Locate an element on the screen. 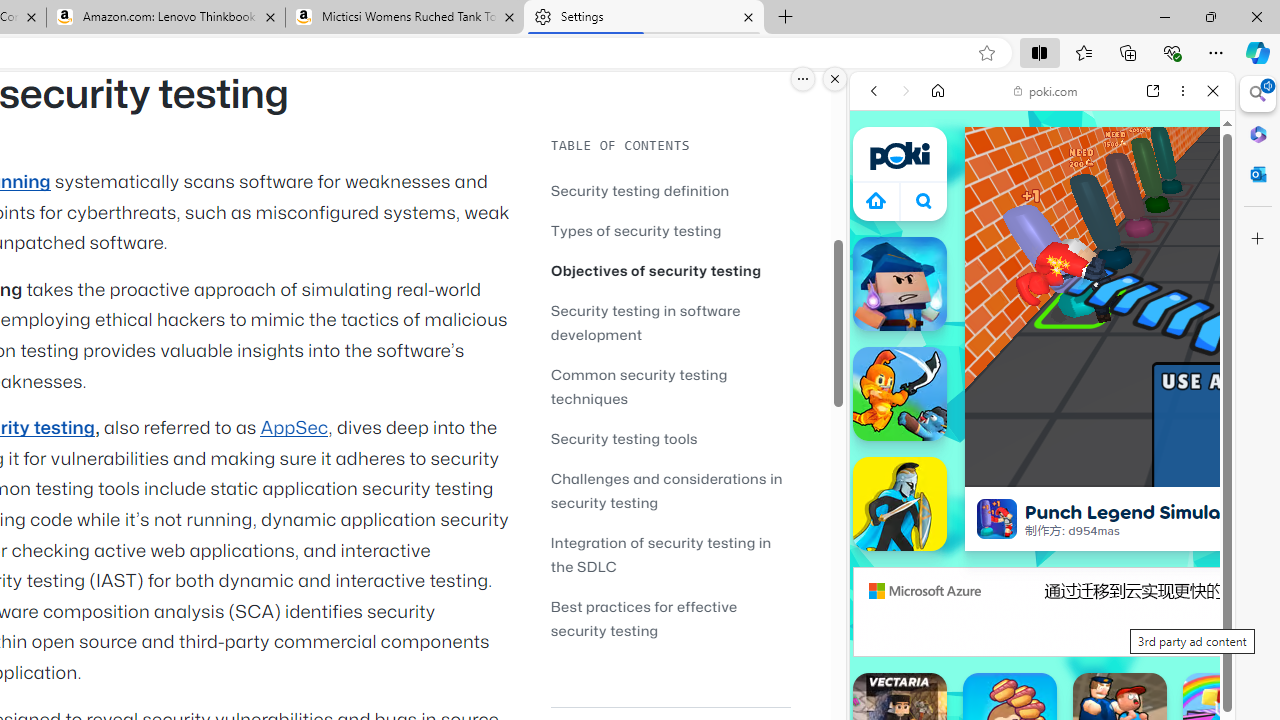  'poki.com' is located at coordinates (1045, 91).